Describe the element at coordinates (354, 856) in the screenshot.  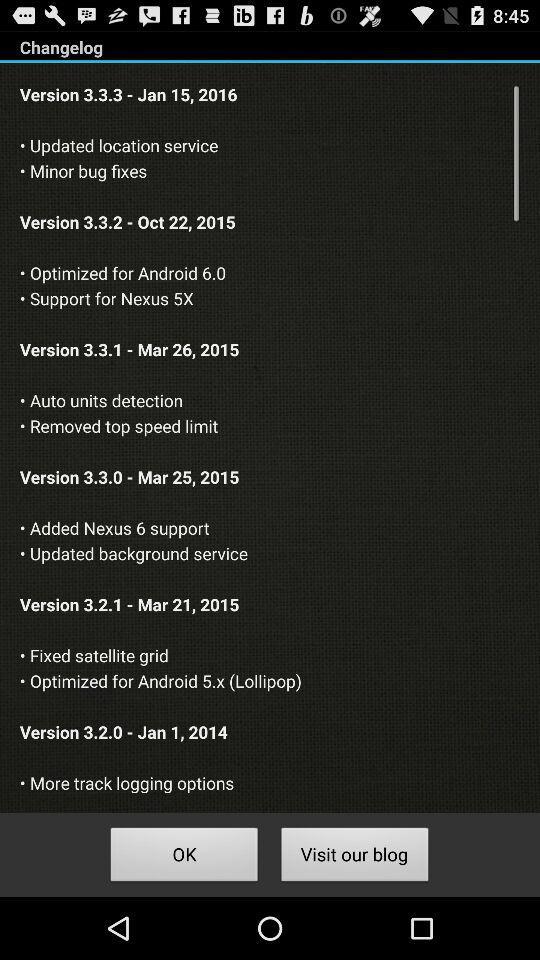
I see `button to the right of the ok button` at that location.